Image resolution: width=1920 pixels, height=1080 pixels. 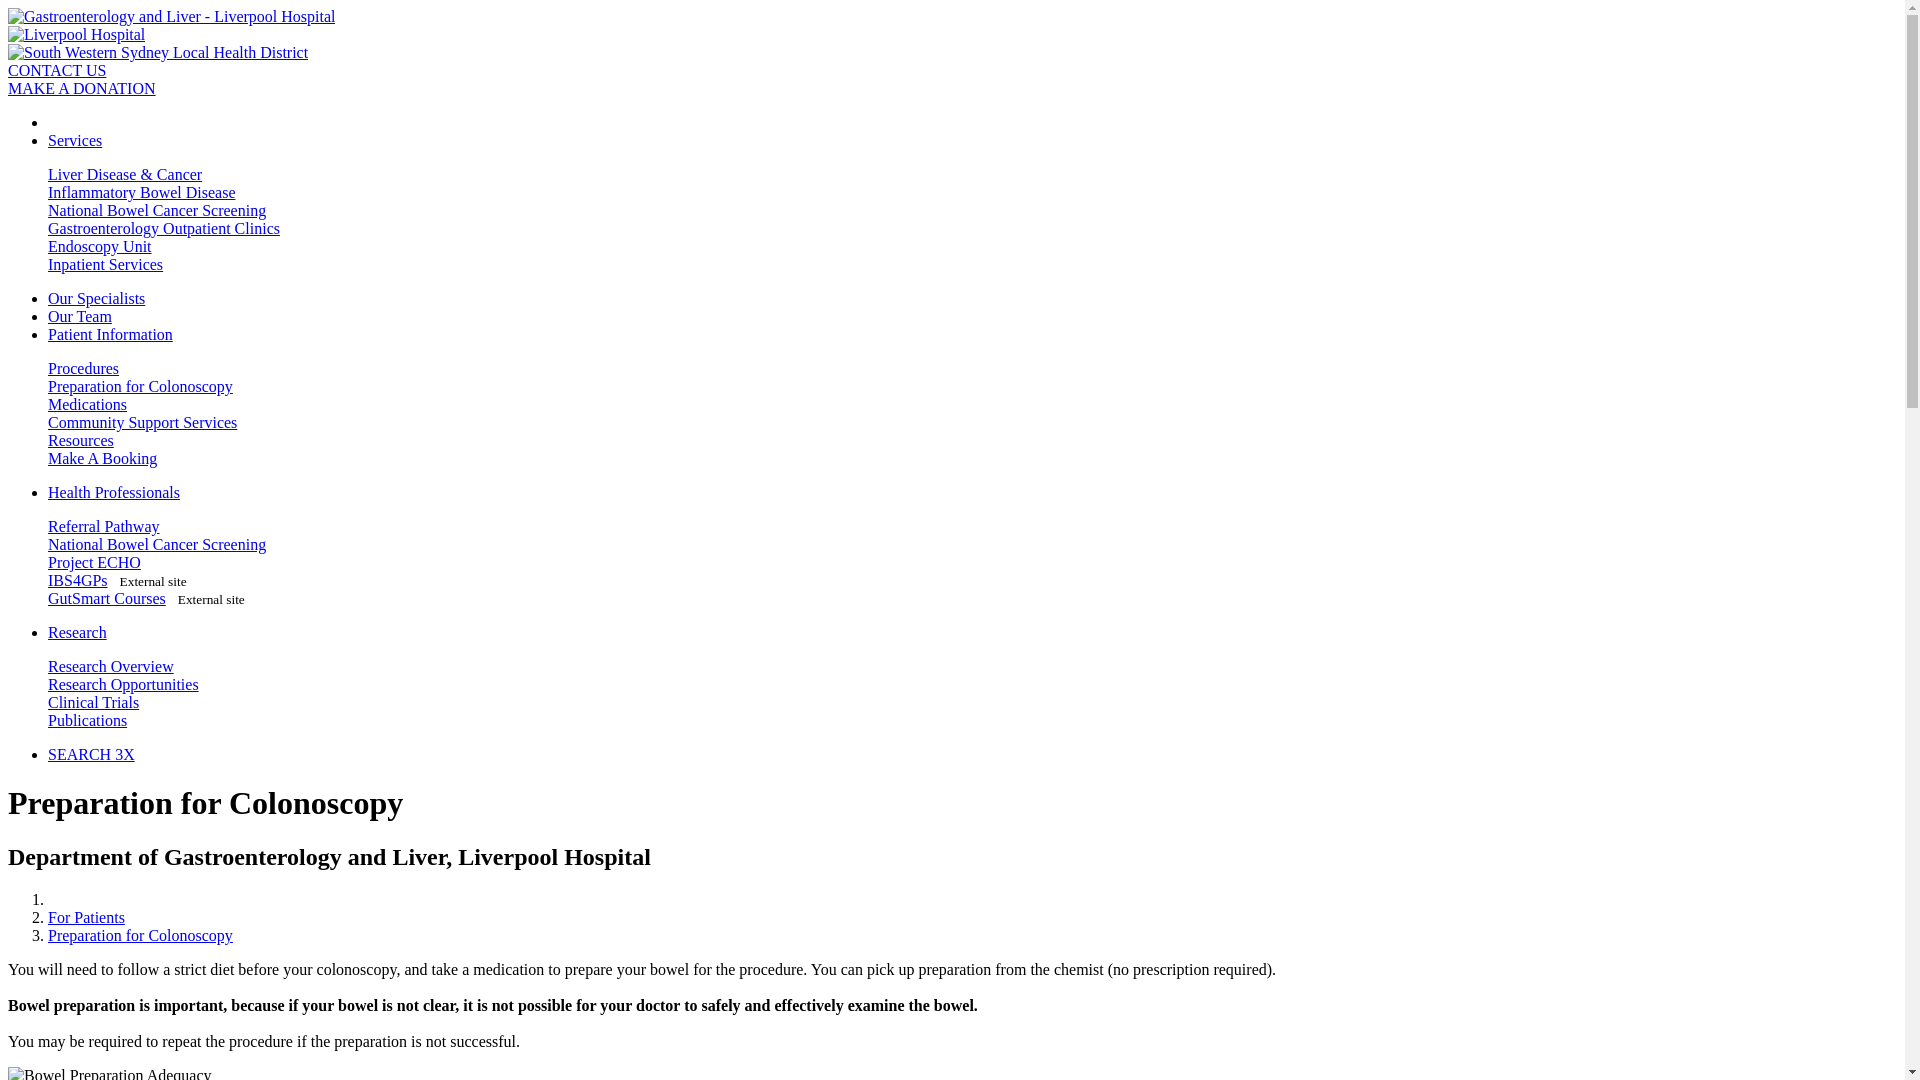 I want to click on 'IBS4GPs', so click(x=48, y=580).